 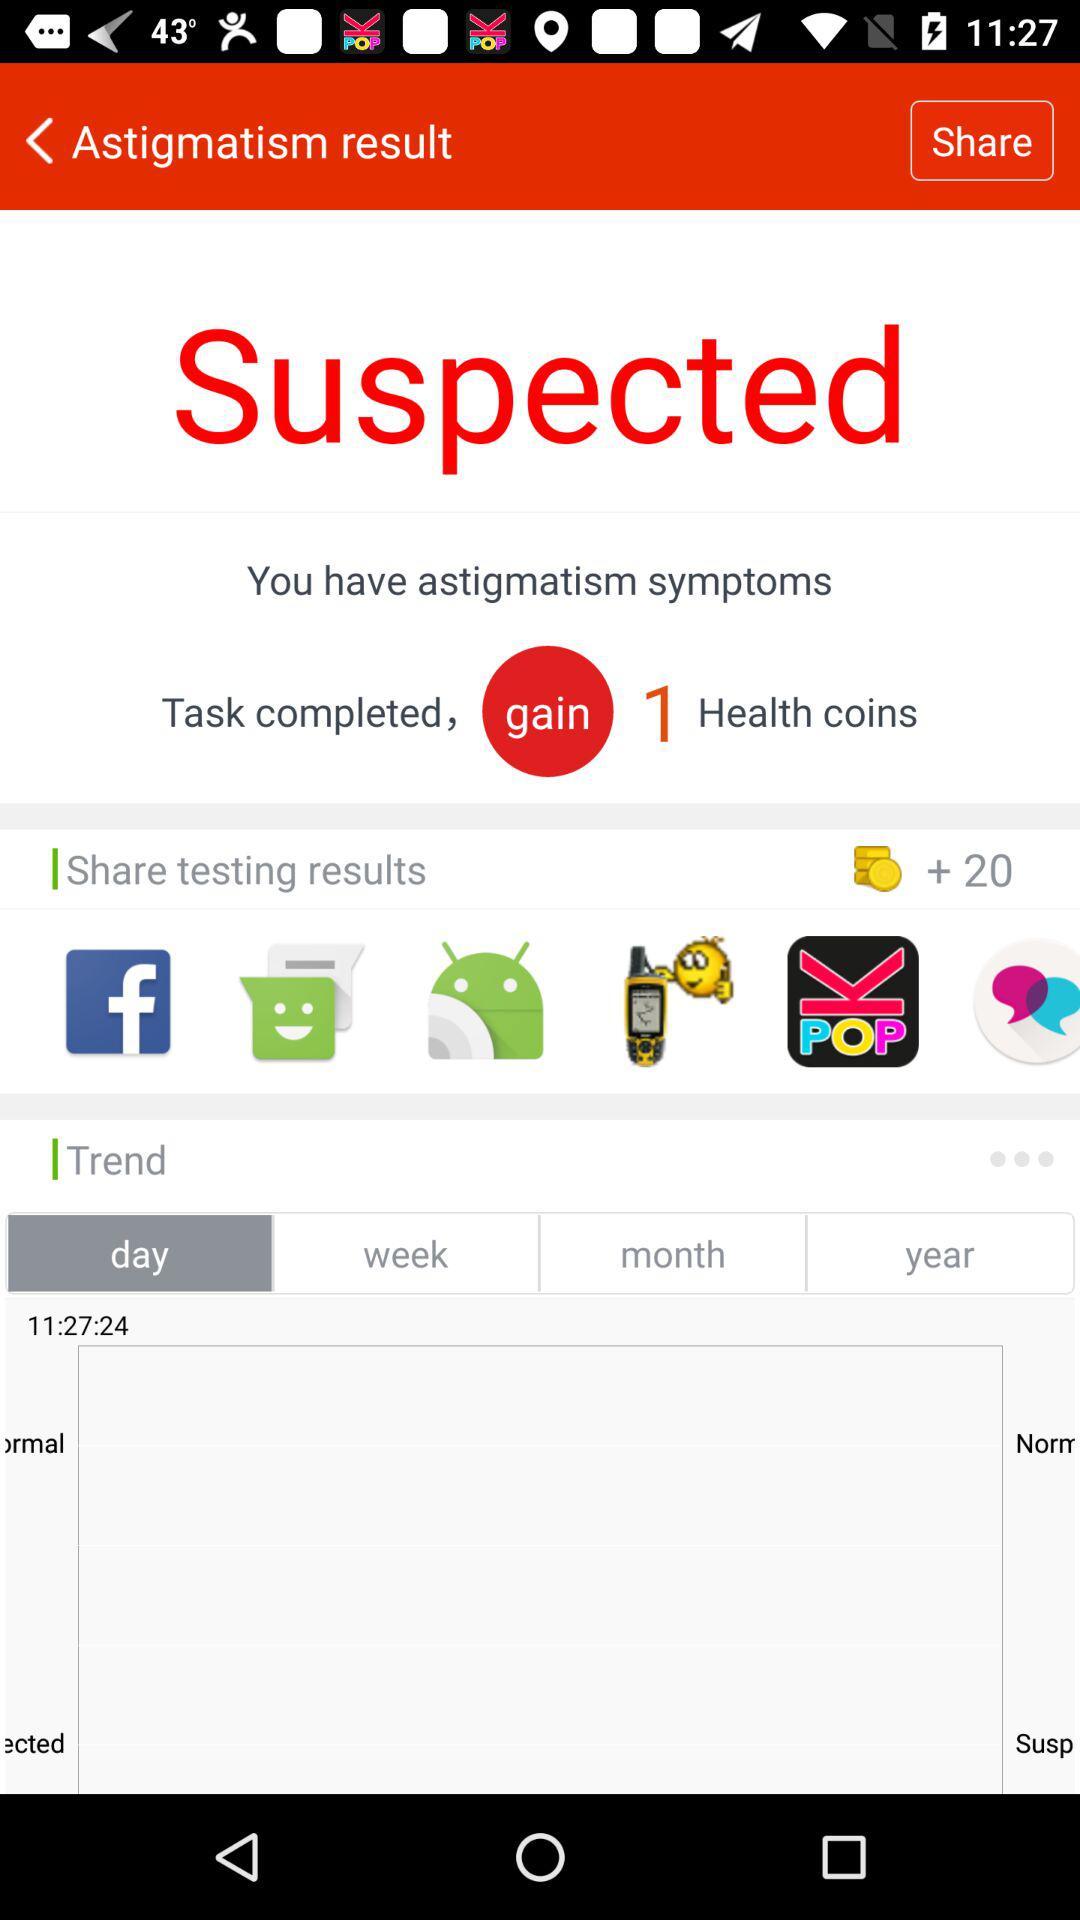 What do you see at coordinates (455, 139) in the screenshot?
I see `astigmatism result item` at bounding box center [455, 139].